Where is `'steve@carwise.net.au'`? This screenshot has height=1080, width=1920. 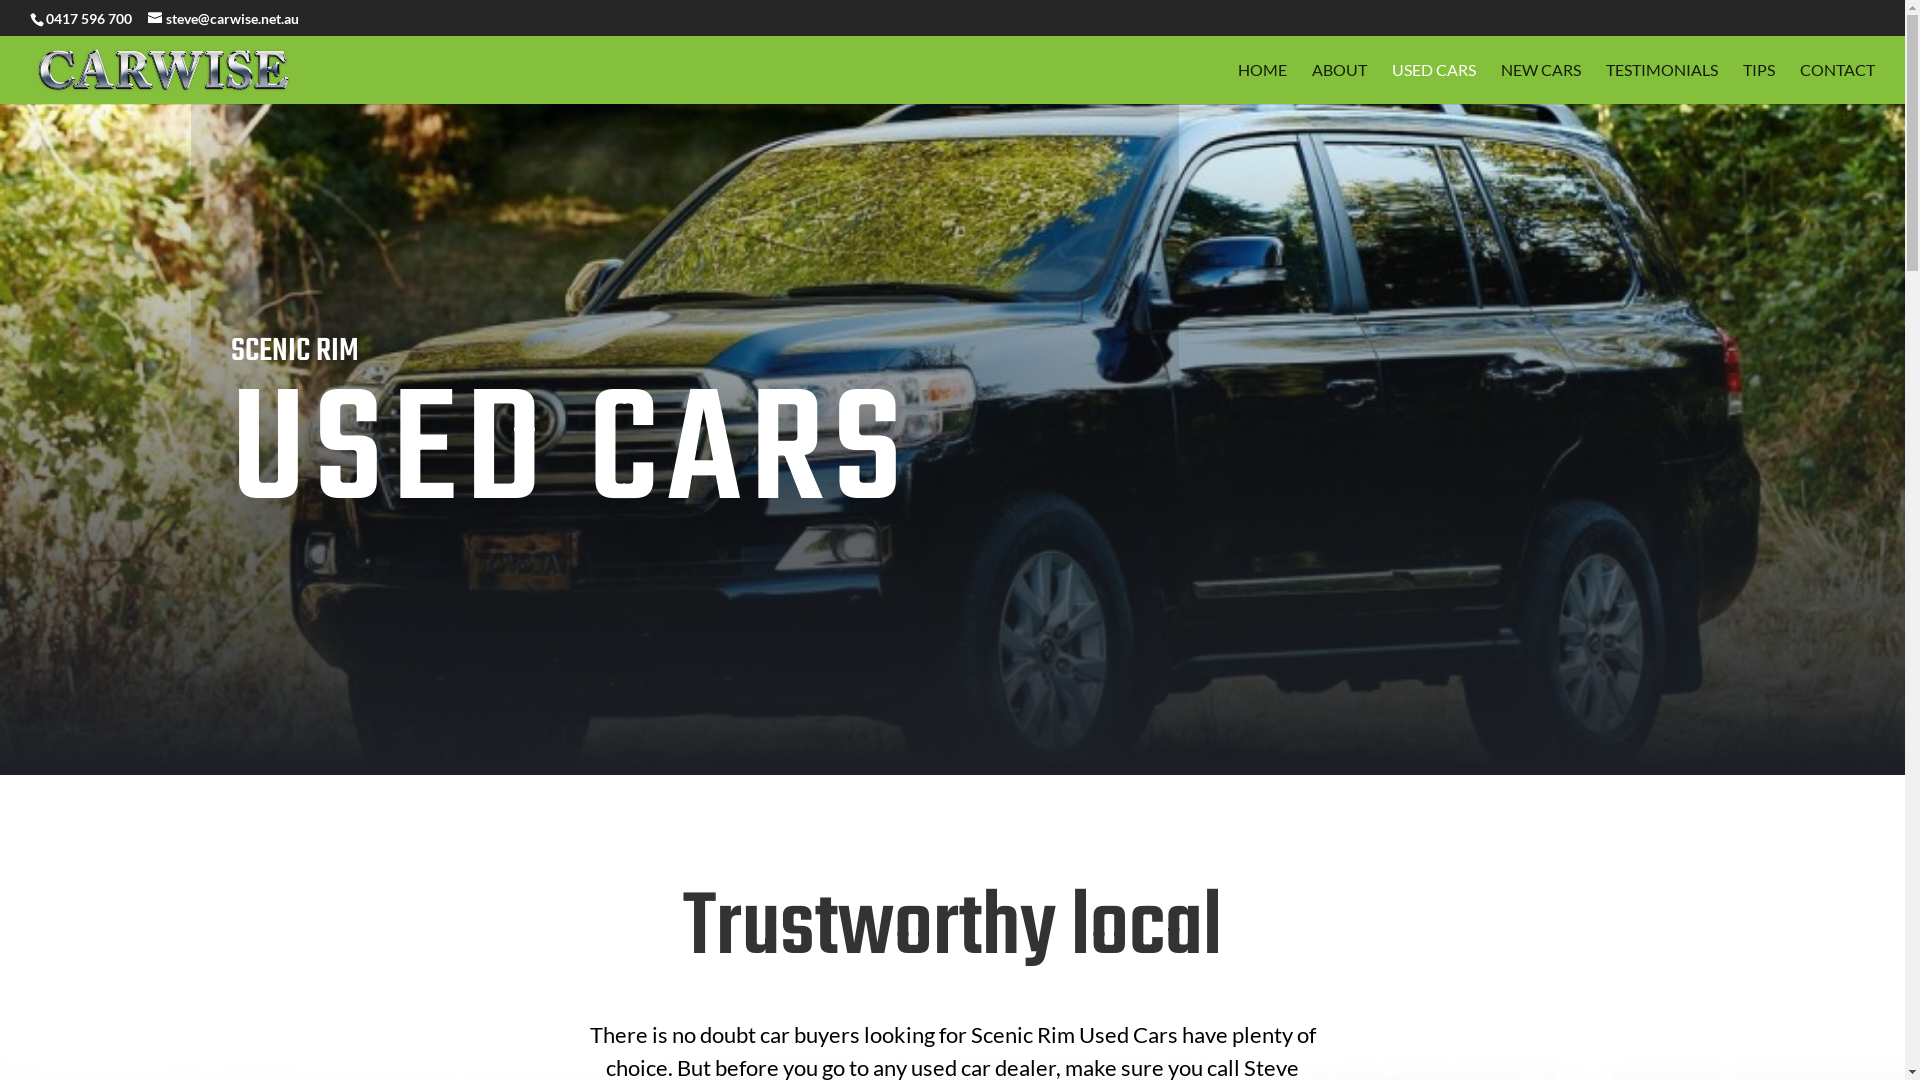
'steve@carwise.net.au' is located at coordinates (223, 18).